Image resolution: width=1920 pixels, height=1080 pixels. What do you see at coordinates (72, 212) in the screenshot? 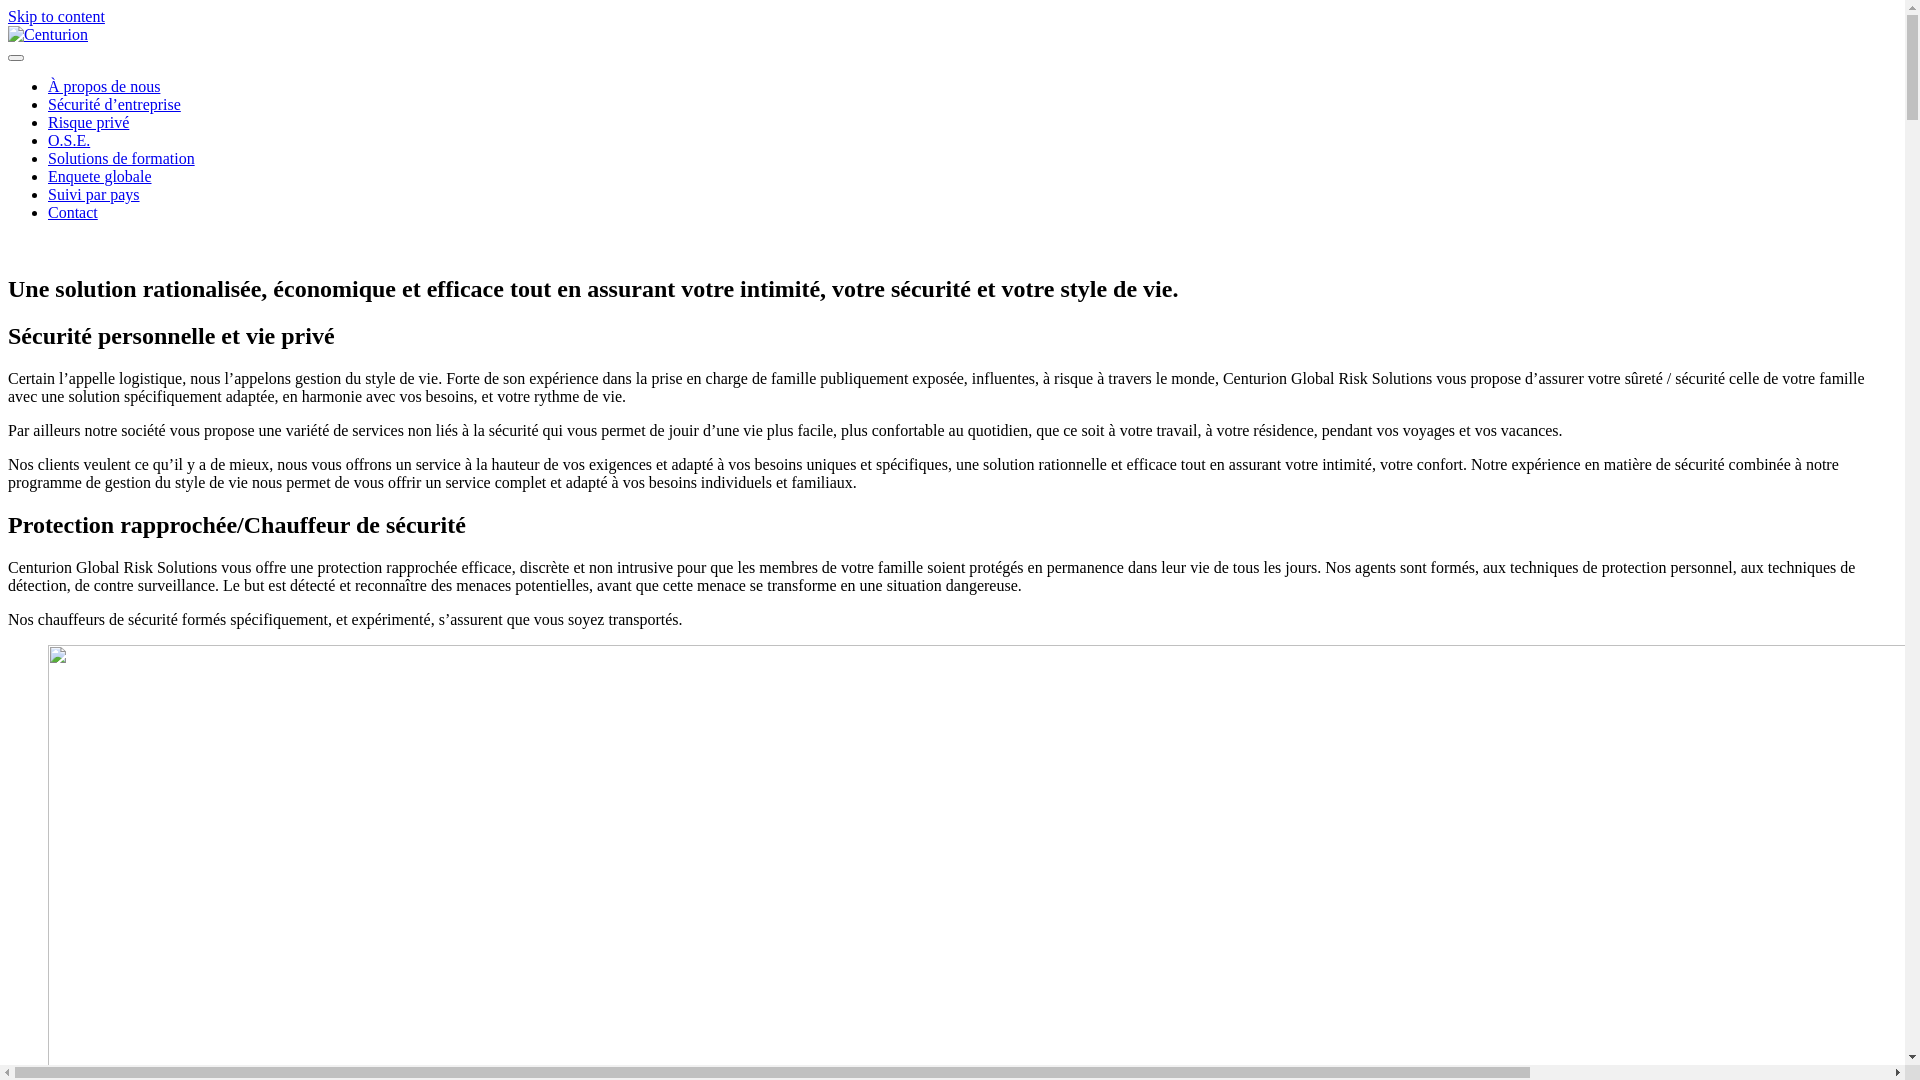
I see `'Contact'` at bounding box center [72, 212].